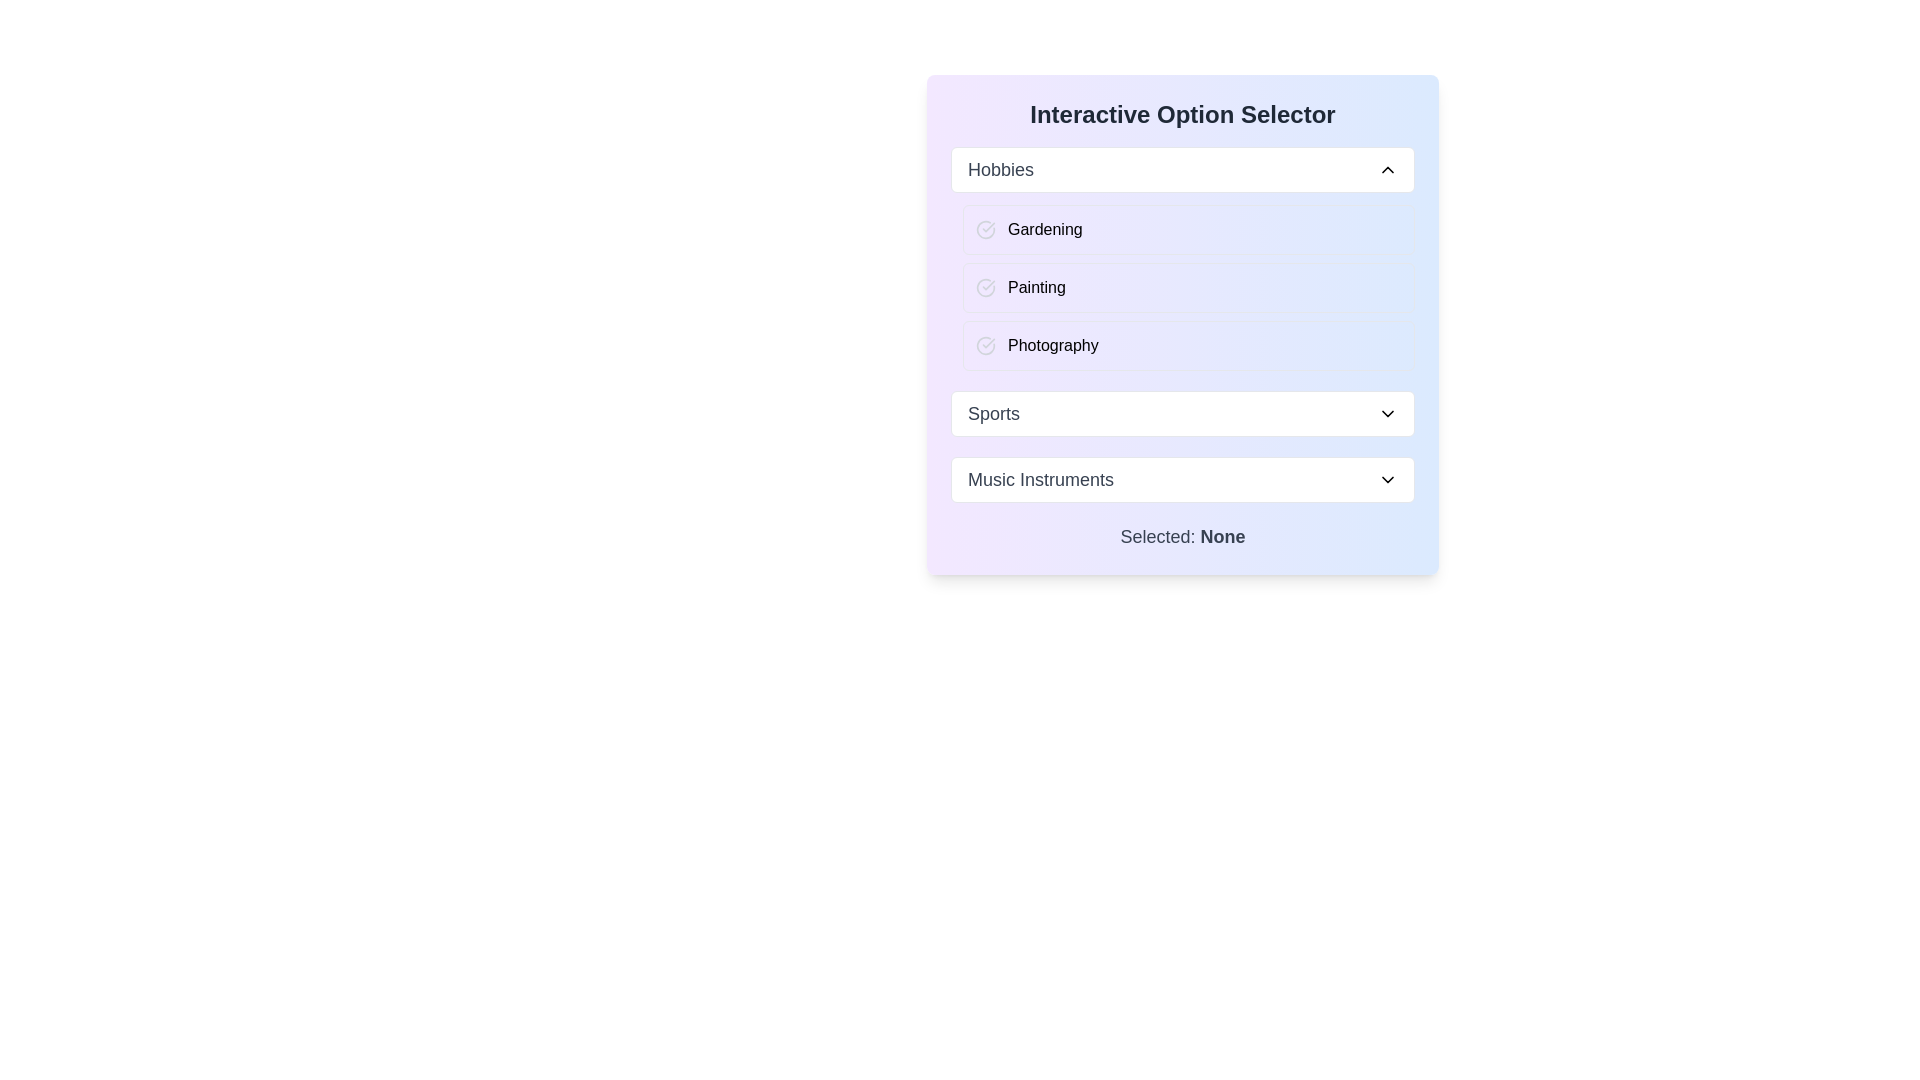 Image resolution: width=1920 pixels, height=1080 pixels. Describe the element at coordinates (1386, 412) in the screenshot. I see `the downward-facing chevron icon located to the right of the label 'Sports'` at that location.